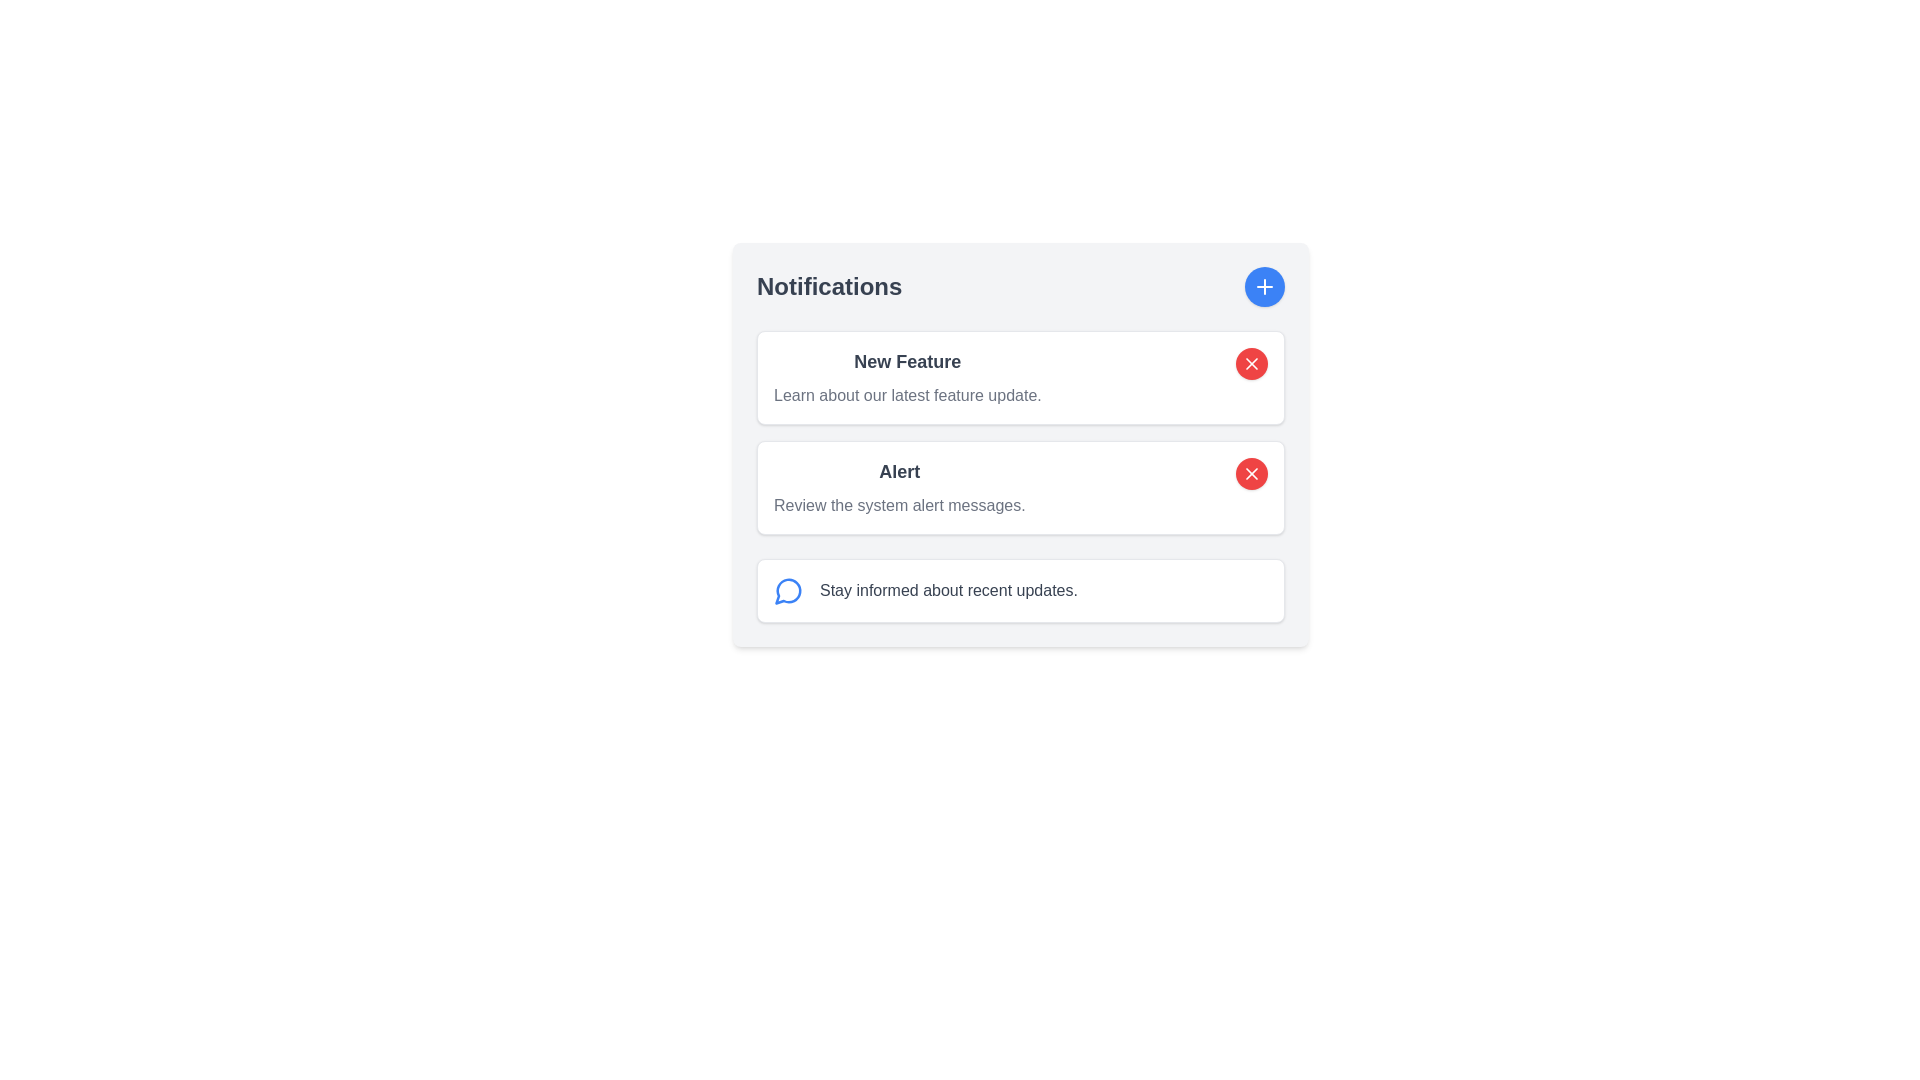  I want to click on the circular red button with a white 'X' icon located on the right side of the 'Alert' section in the second notification card, so click(1251, 474).